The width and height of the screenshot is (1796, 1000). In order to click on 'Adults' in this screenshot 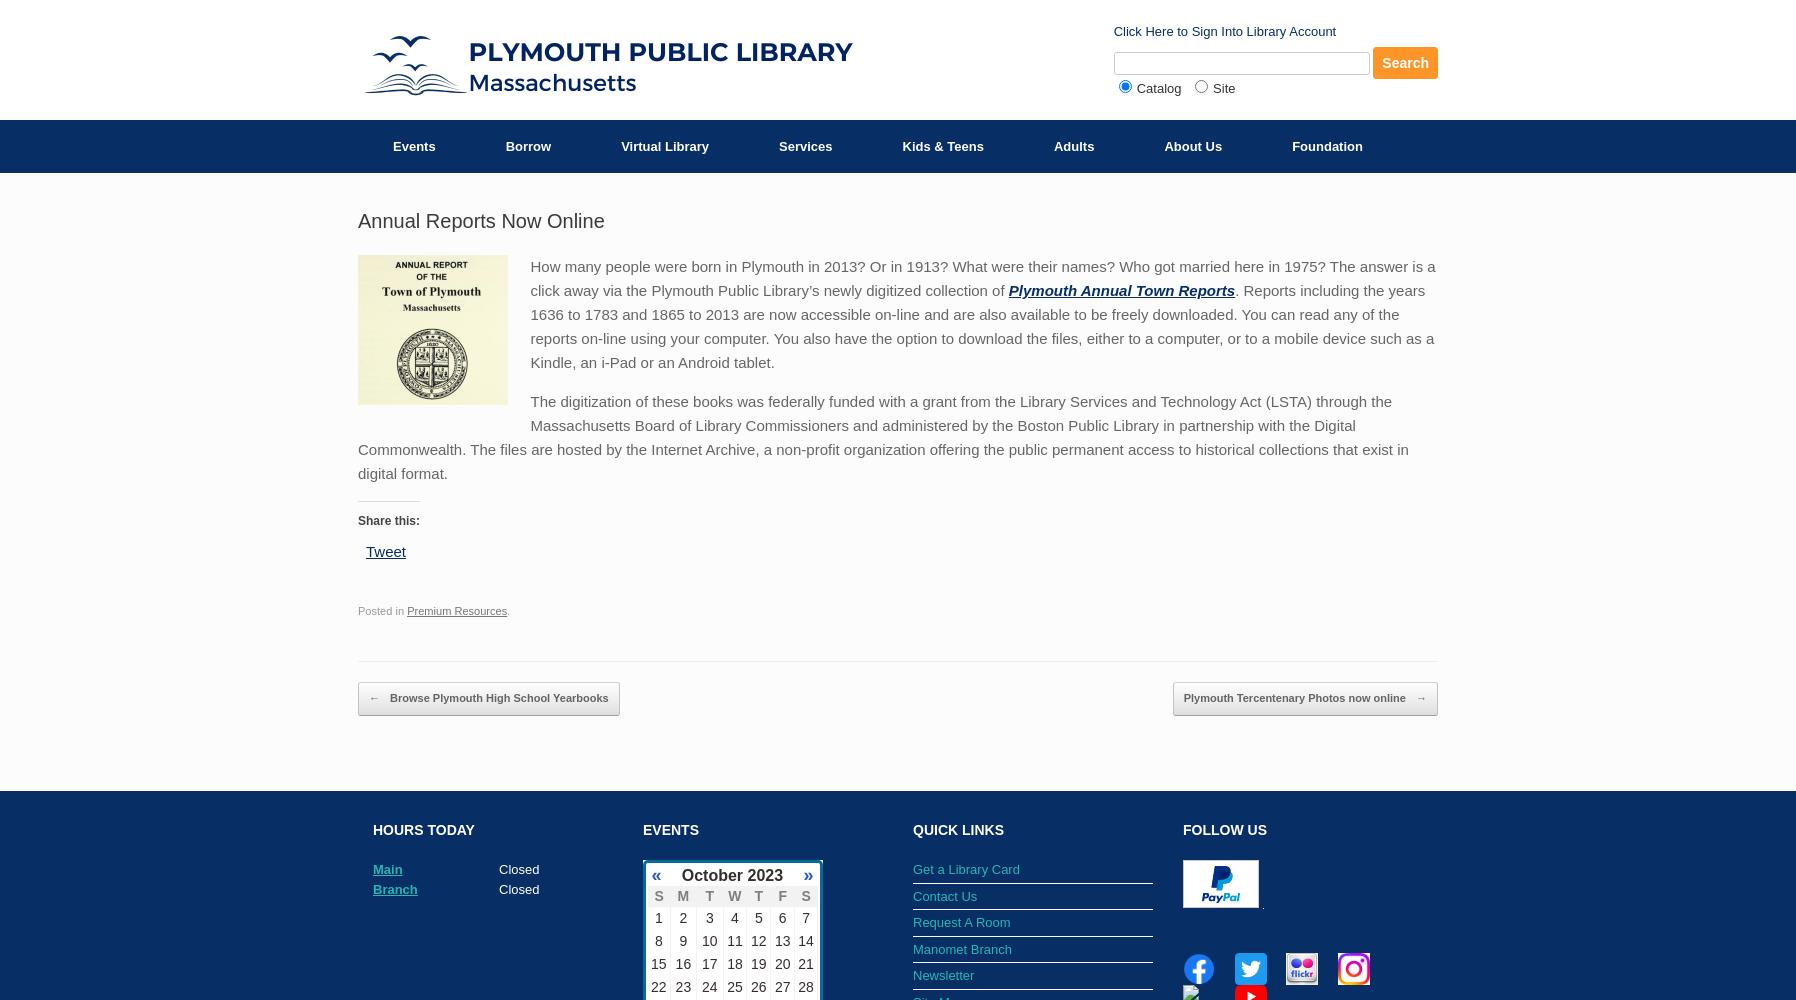, I will do `click(1072, 146)`.